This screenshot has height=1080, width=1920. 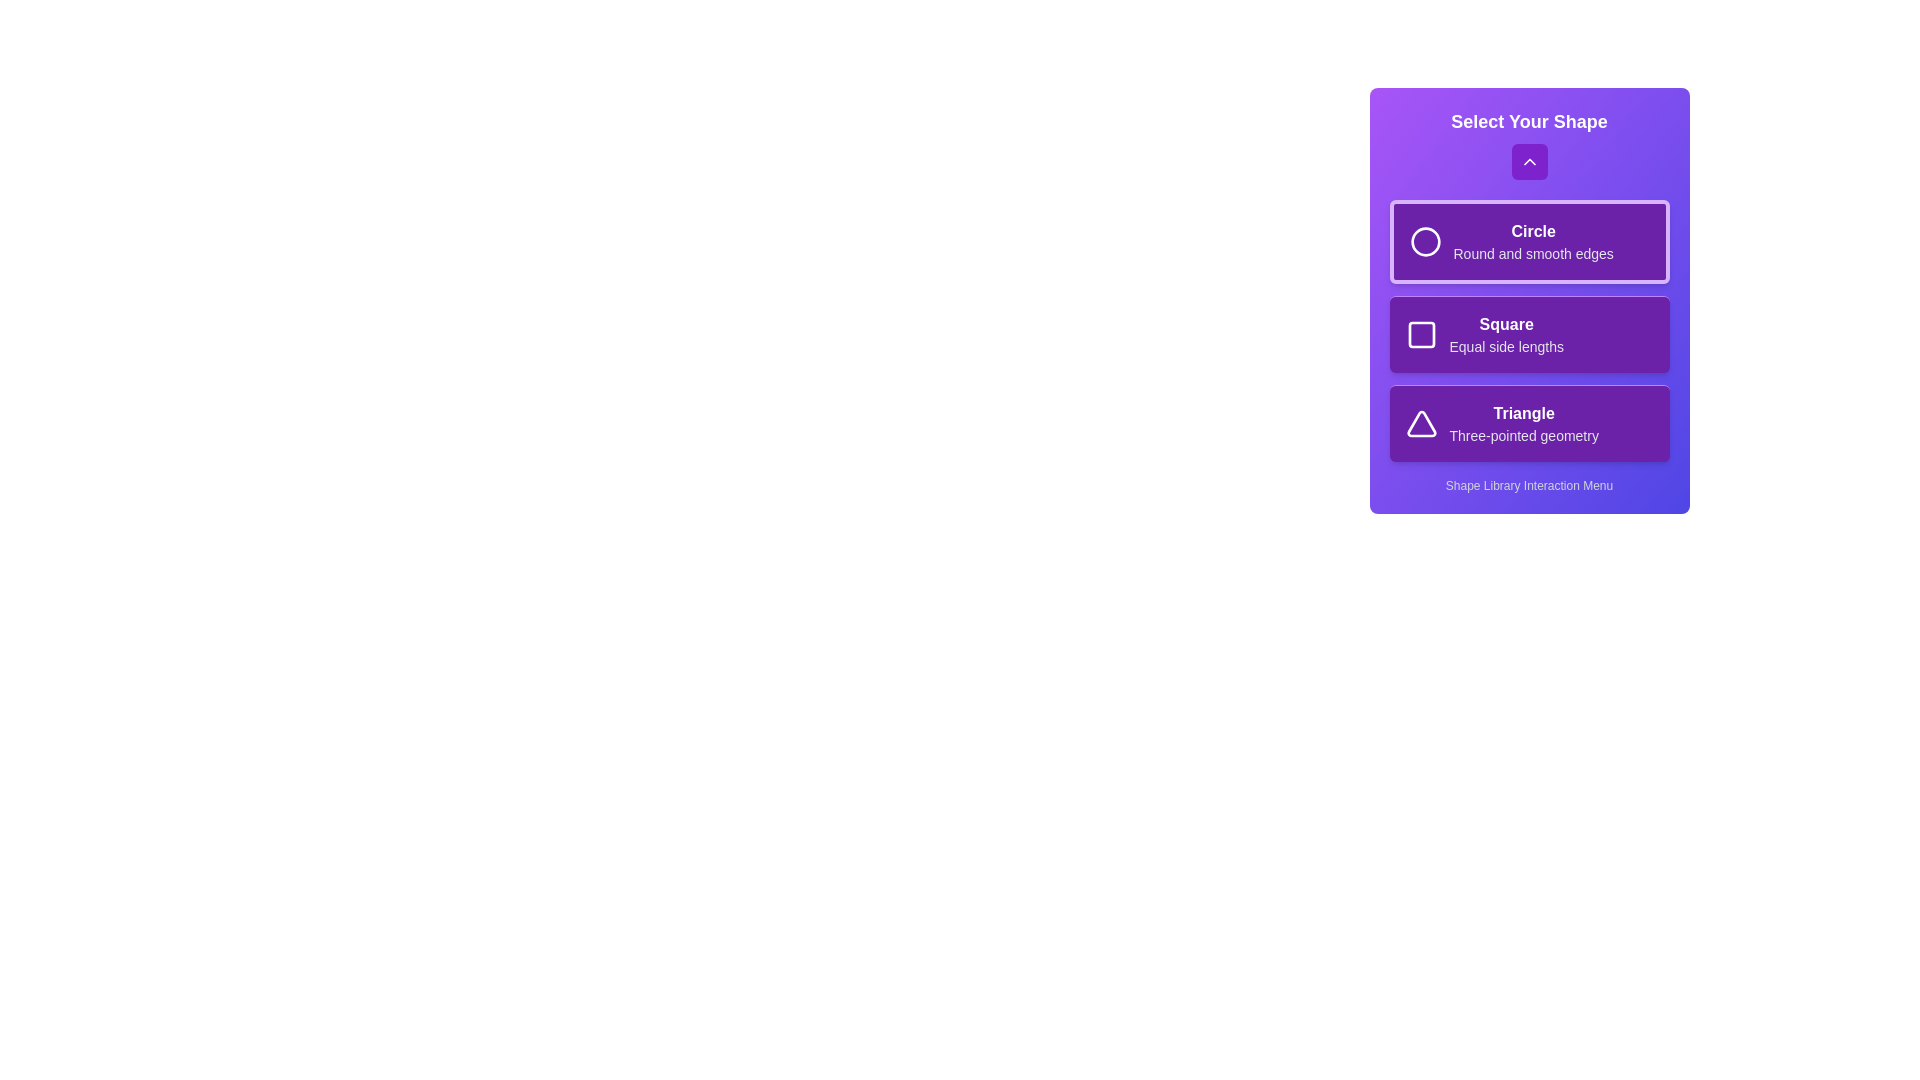 I want to click on the shape Circle by clicking on its corresponding button, so click(x=1528, y=241).